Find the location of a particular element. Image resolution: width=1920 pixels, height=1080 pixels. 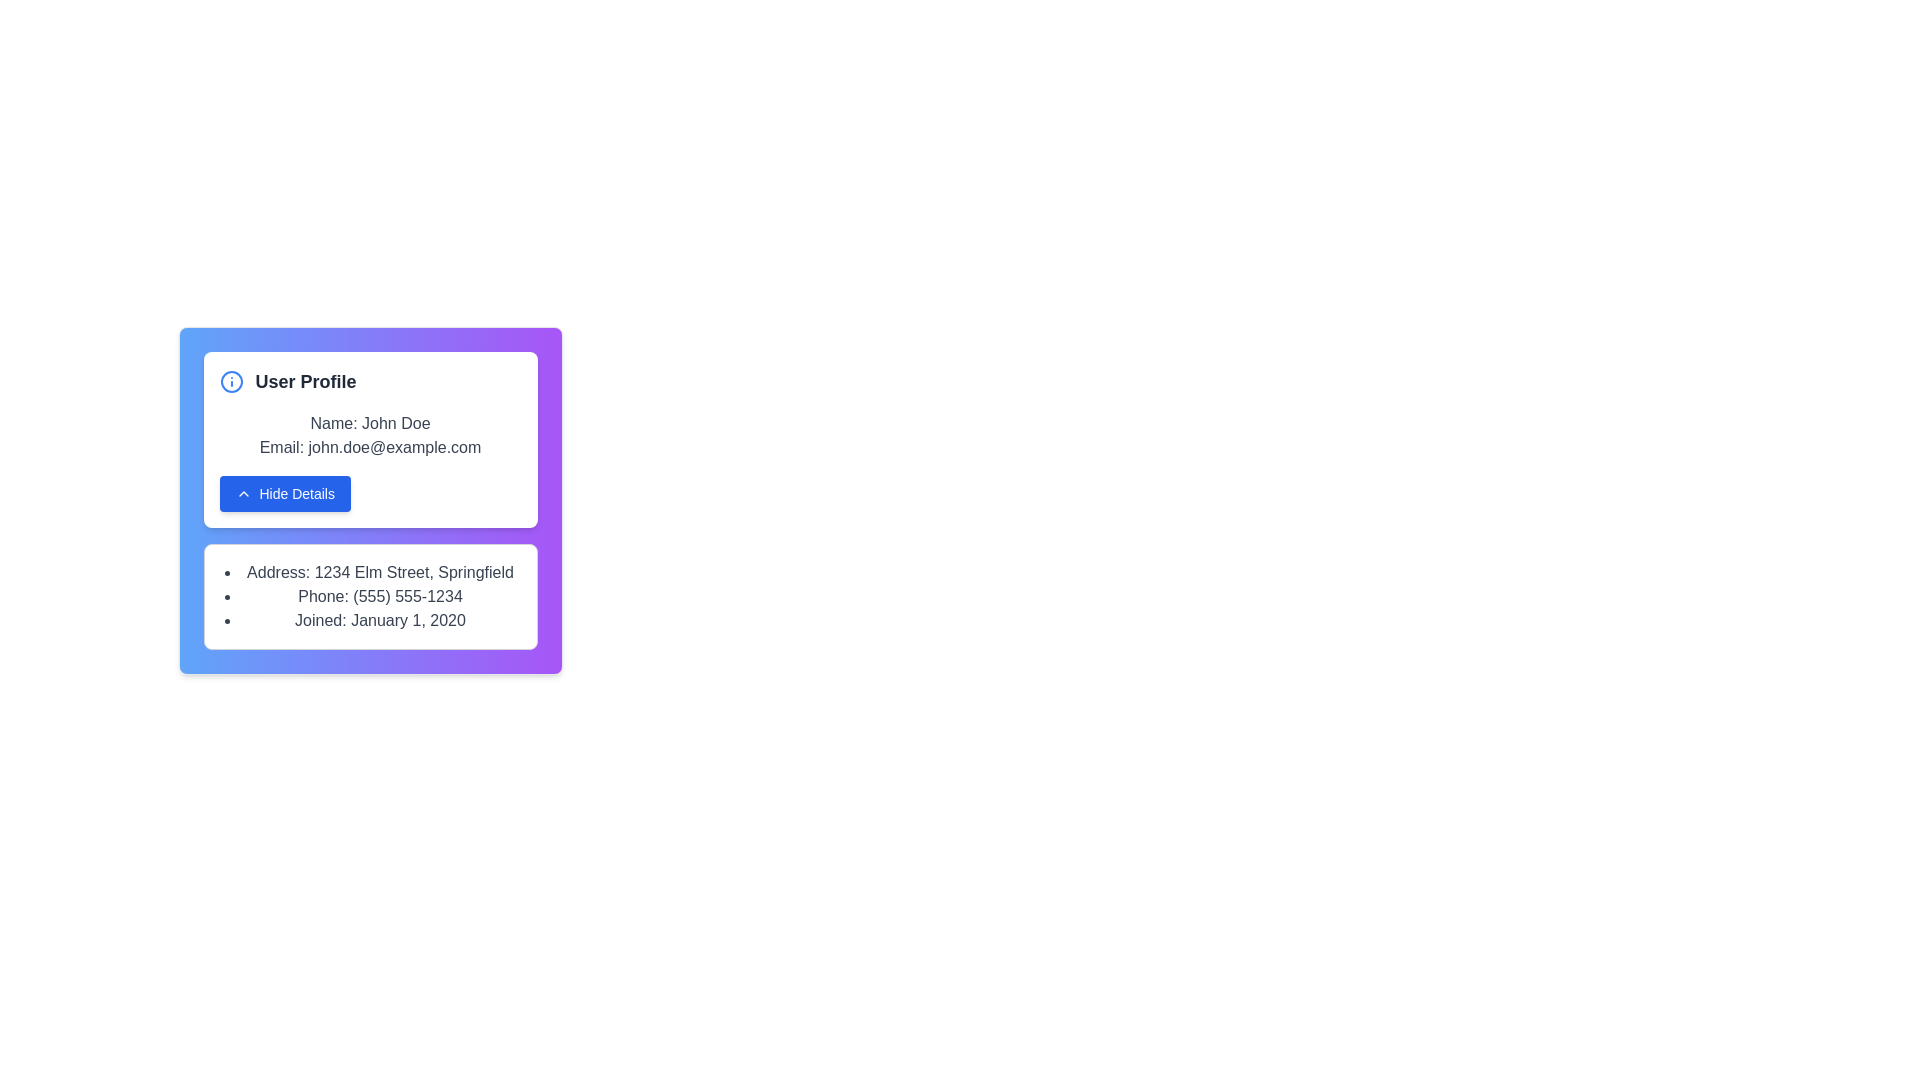

the Text Section displaying the address, phone number, and joining date, located within the 'User Profile' component, below the 'Hide Details' button is located at coordinates (370, 596).